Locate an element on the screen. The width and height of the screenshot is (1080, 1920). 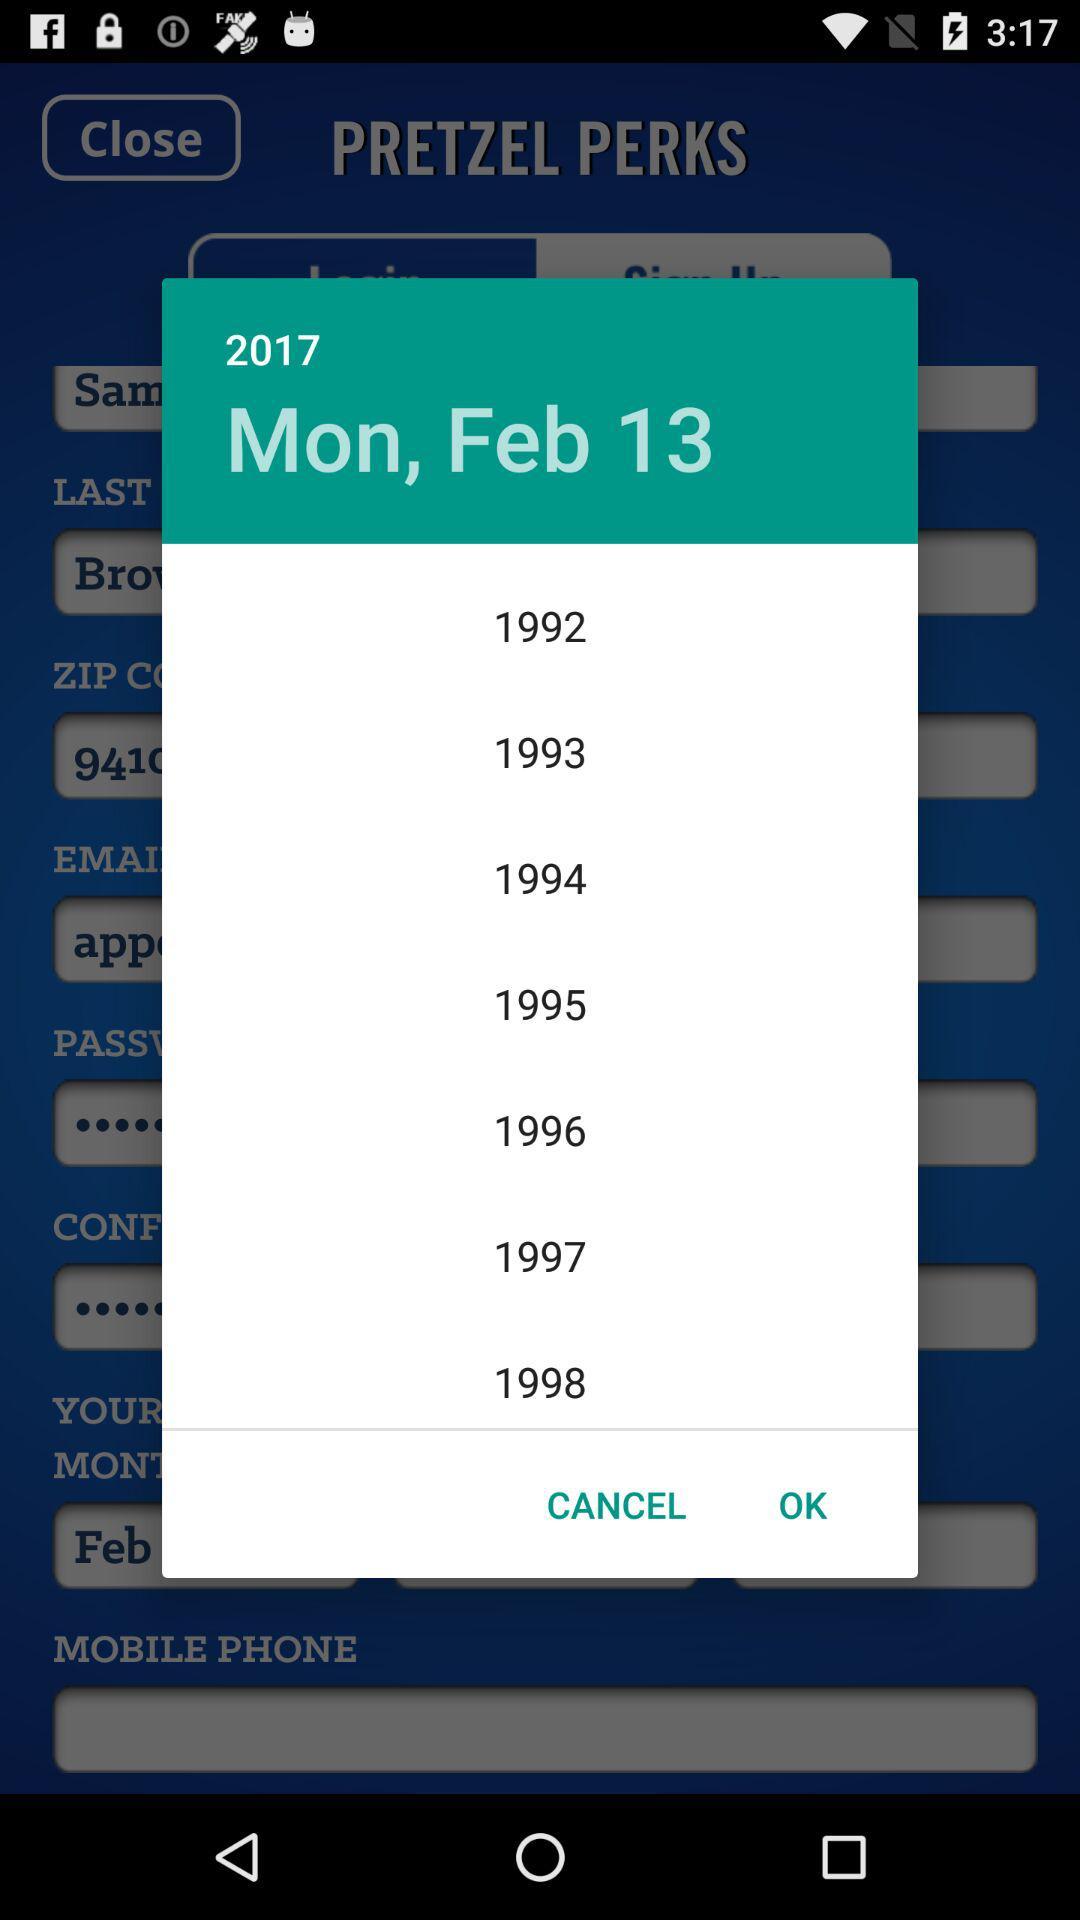
item to the right of the cancel is located at coordinates (801, 1504).